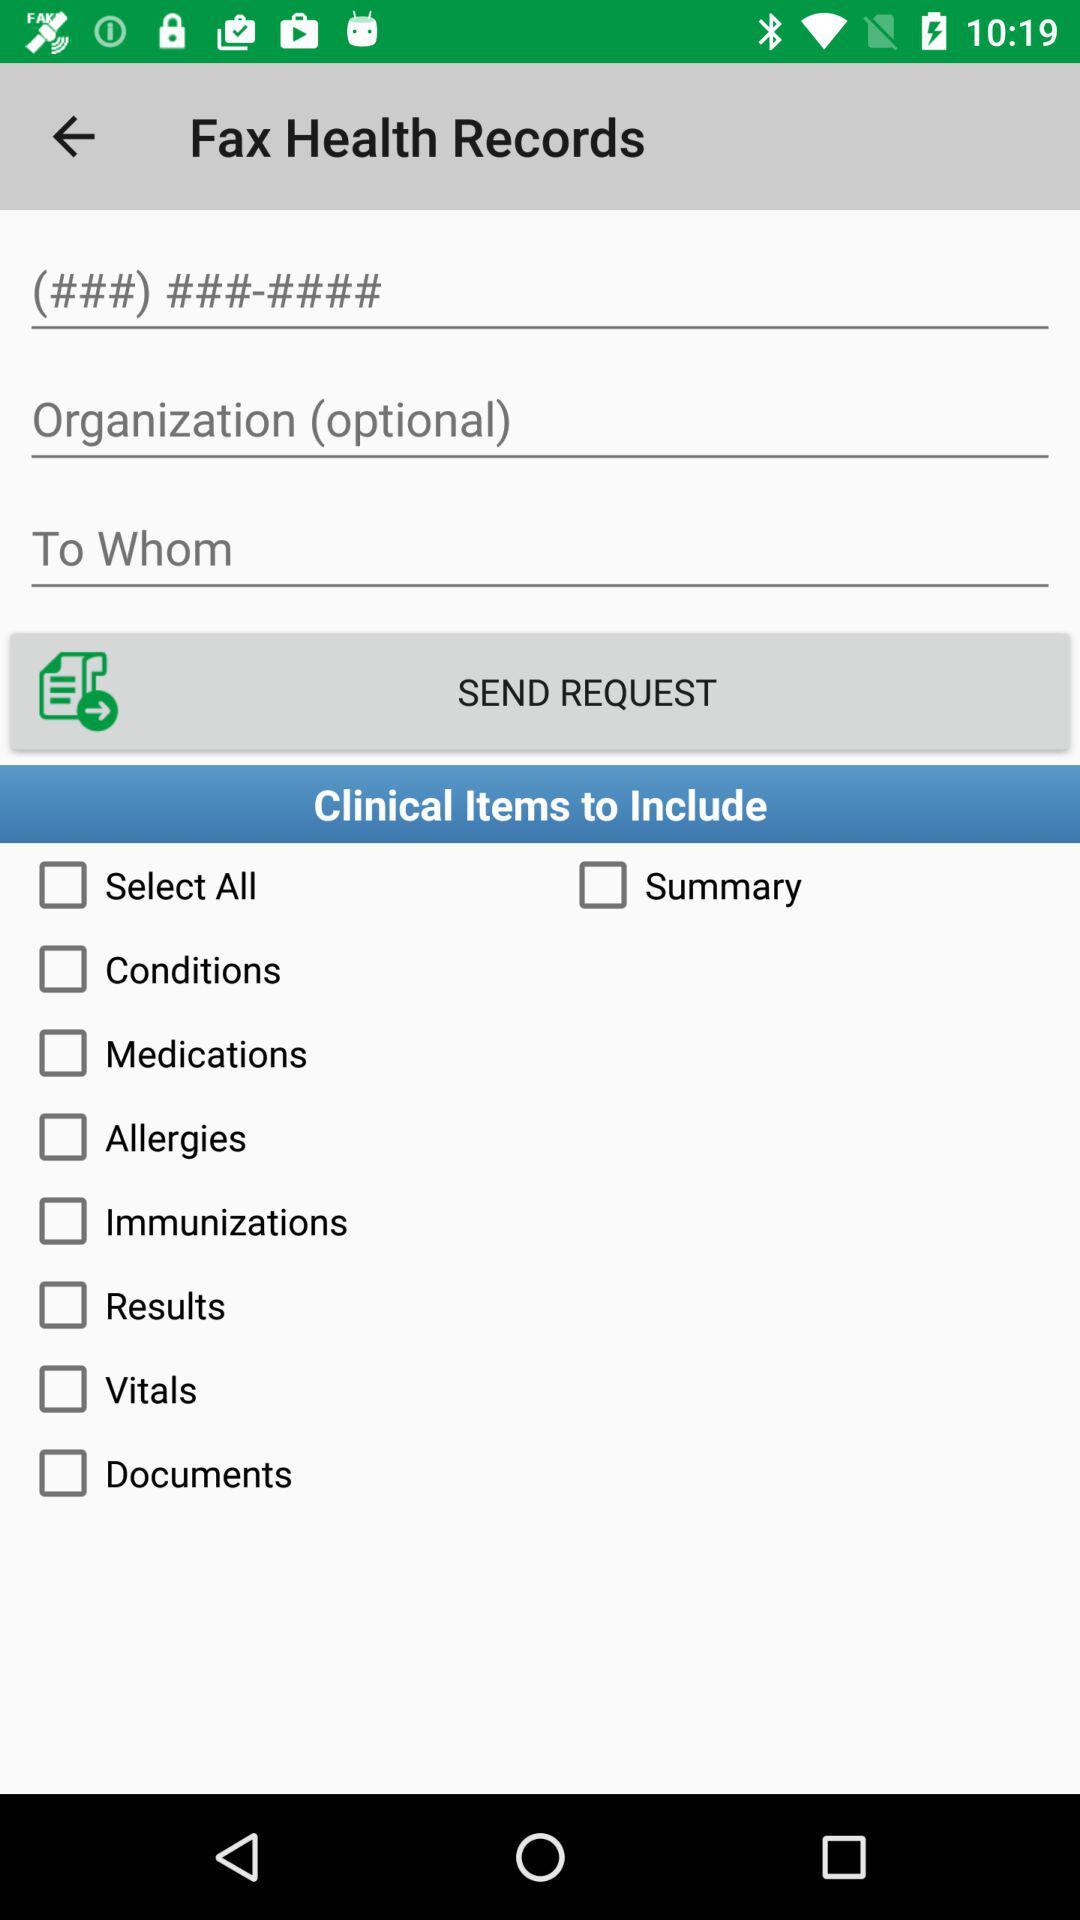 The height and width of the screenshot is (1920, 1080). Describe the element at coordinates (540, 691) in the screenshot. I see `send request` at that location.